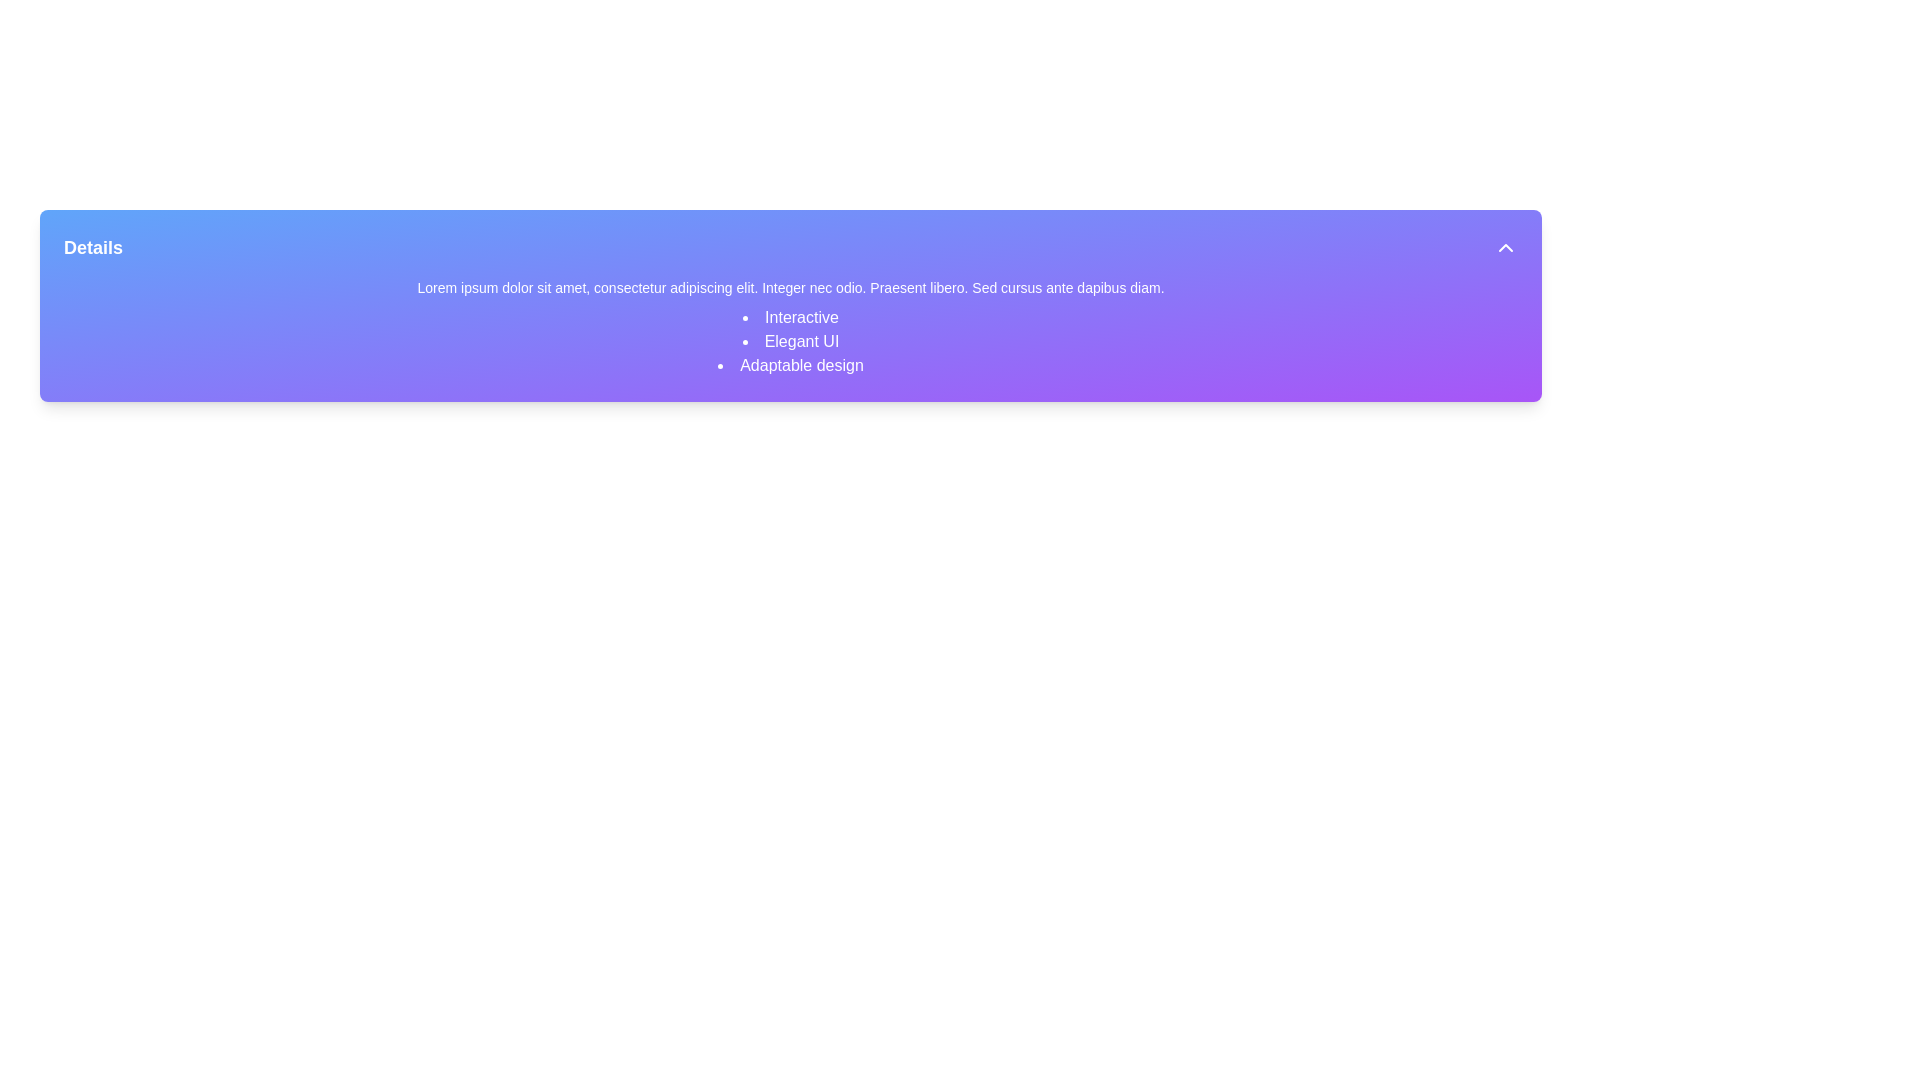 This screenshot has height=1080, width=1920. I want to click on the first paragraph styled with a smaller font size that displays the text 'Lorem ipsum dolor sit amet, consectetur adipiscing elit. Integer nec odio. Praesent libero. Sed cursus ante dapibus diam.' positioned against a gradient background transitioning from blue to purple, so click(790, 288).